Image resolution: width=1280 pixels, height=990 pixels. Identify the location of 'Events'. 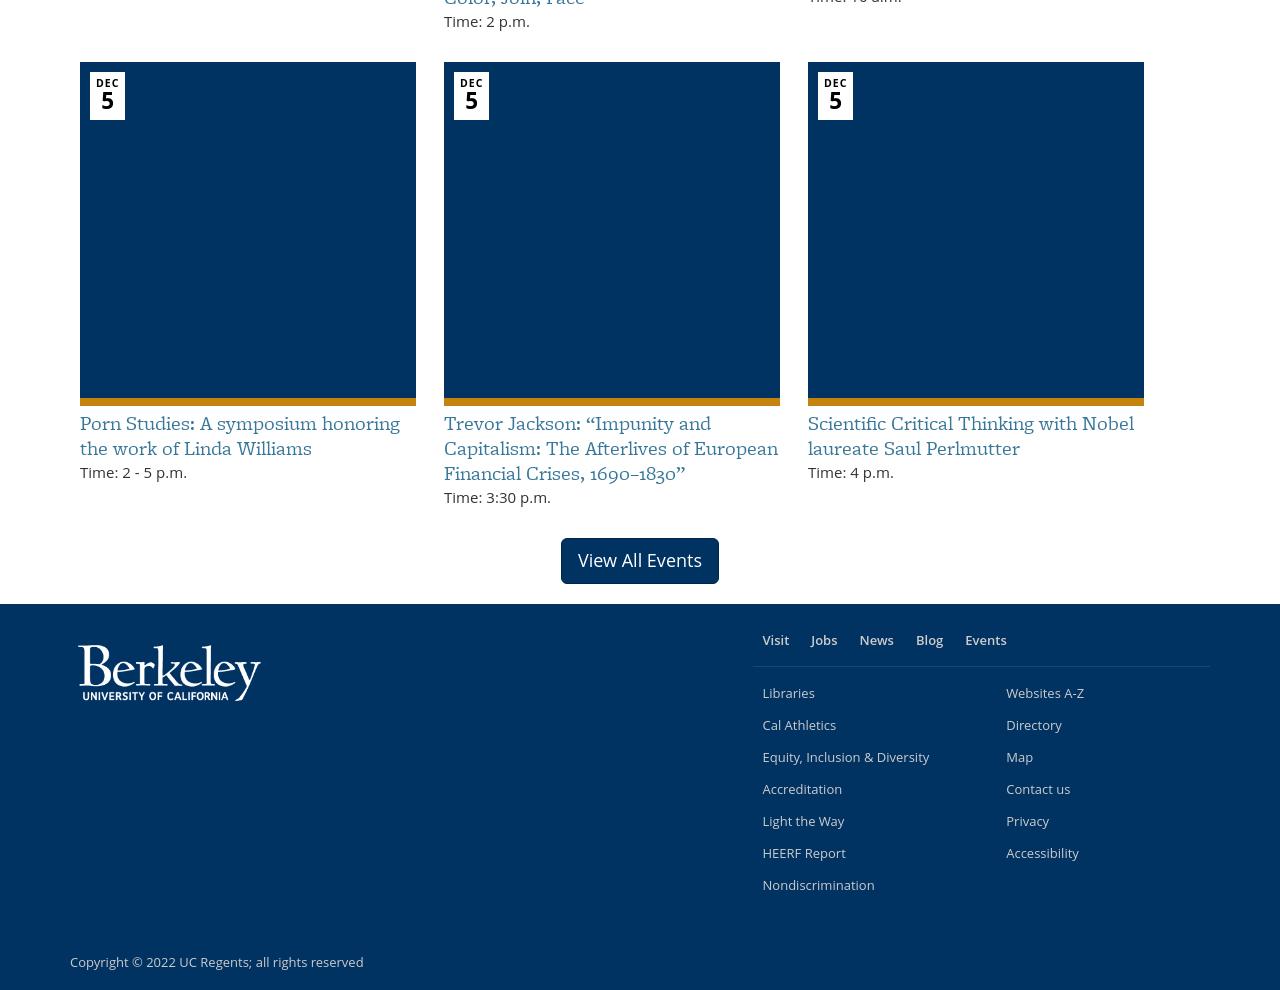
(985, 638).